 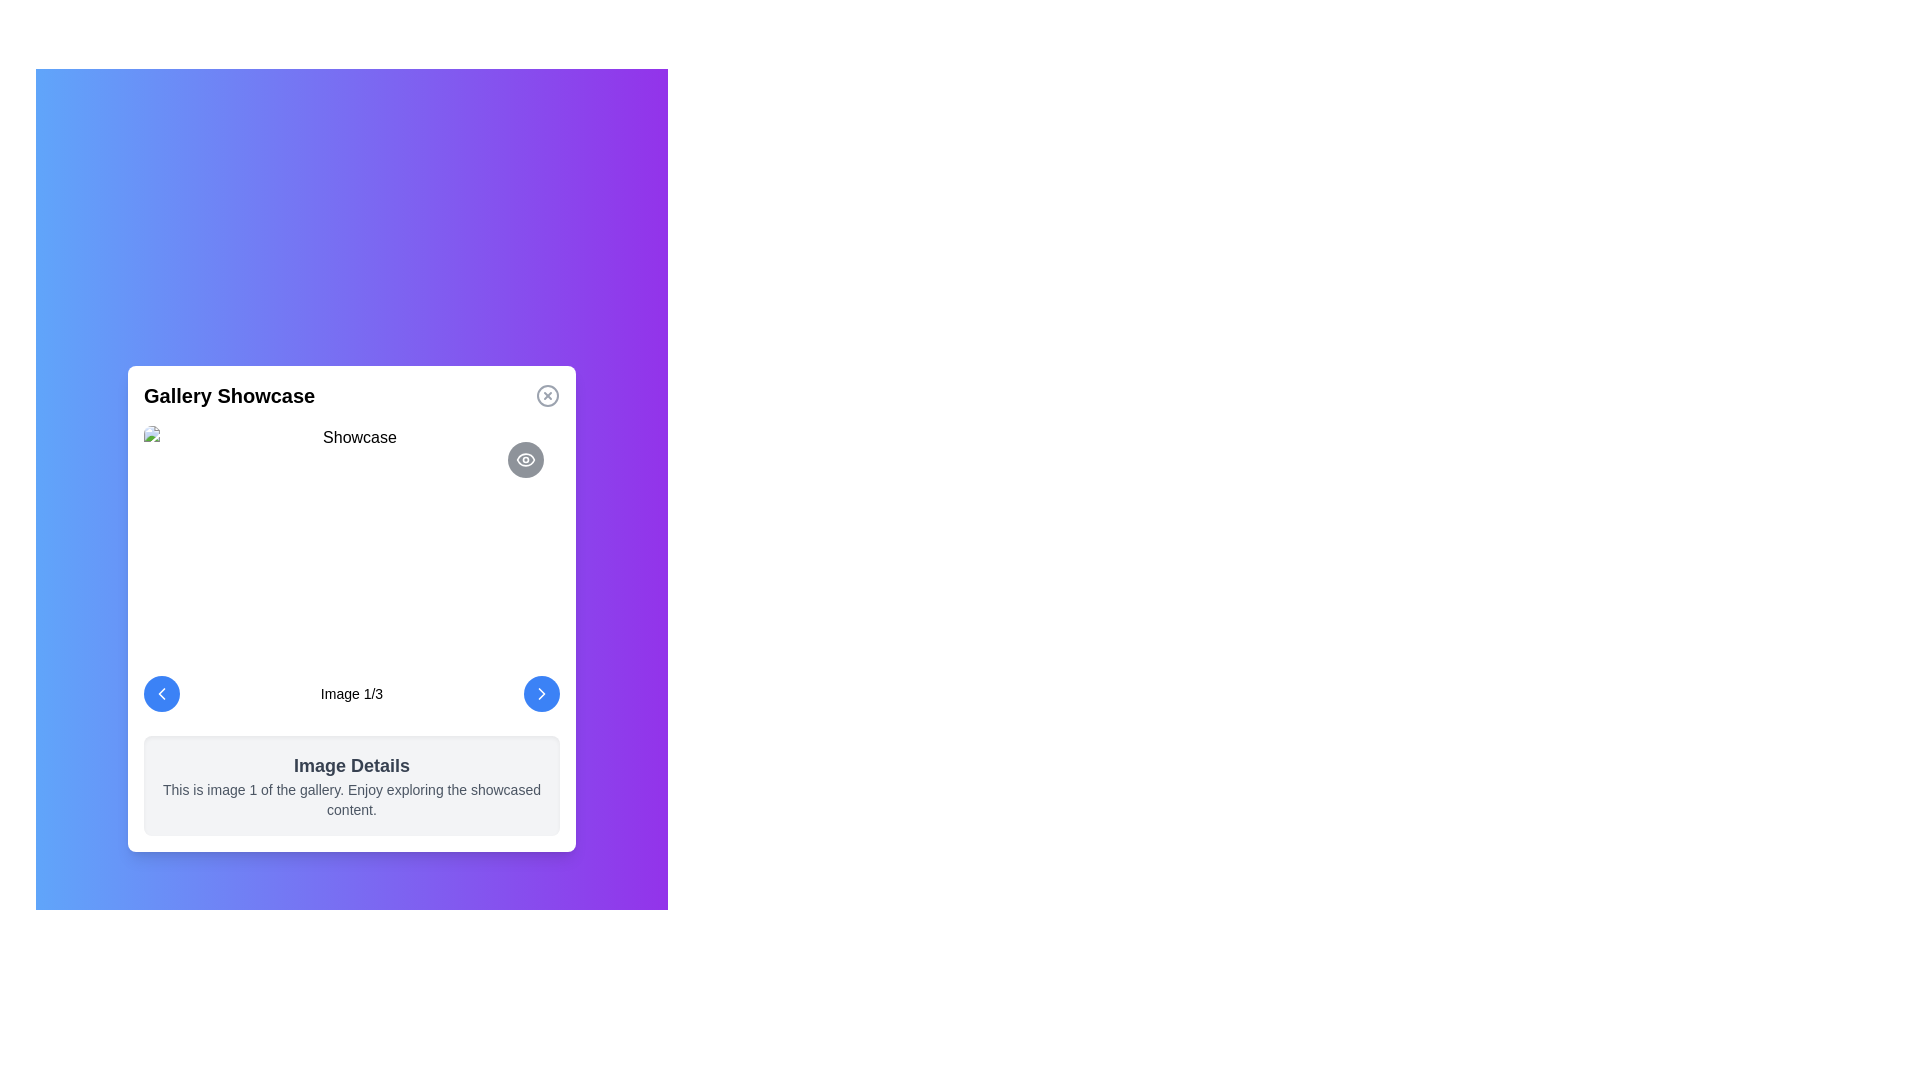 I want to click on the small triangular chevron icon located at the bottom right of the card interface inside the circular navigation button, so click(x=542, y=693).